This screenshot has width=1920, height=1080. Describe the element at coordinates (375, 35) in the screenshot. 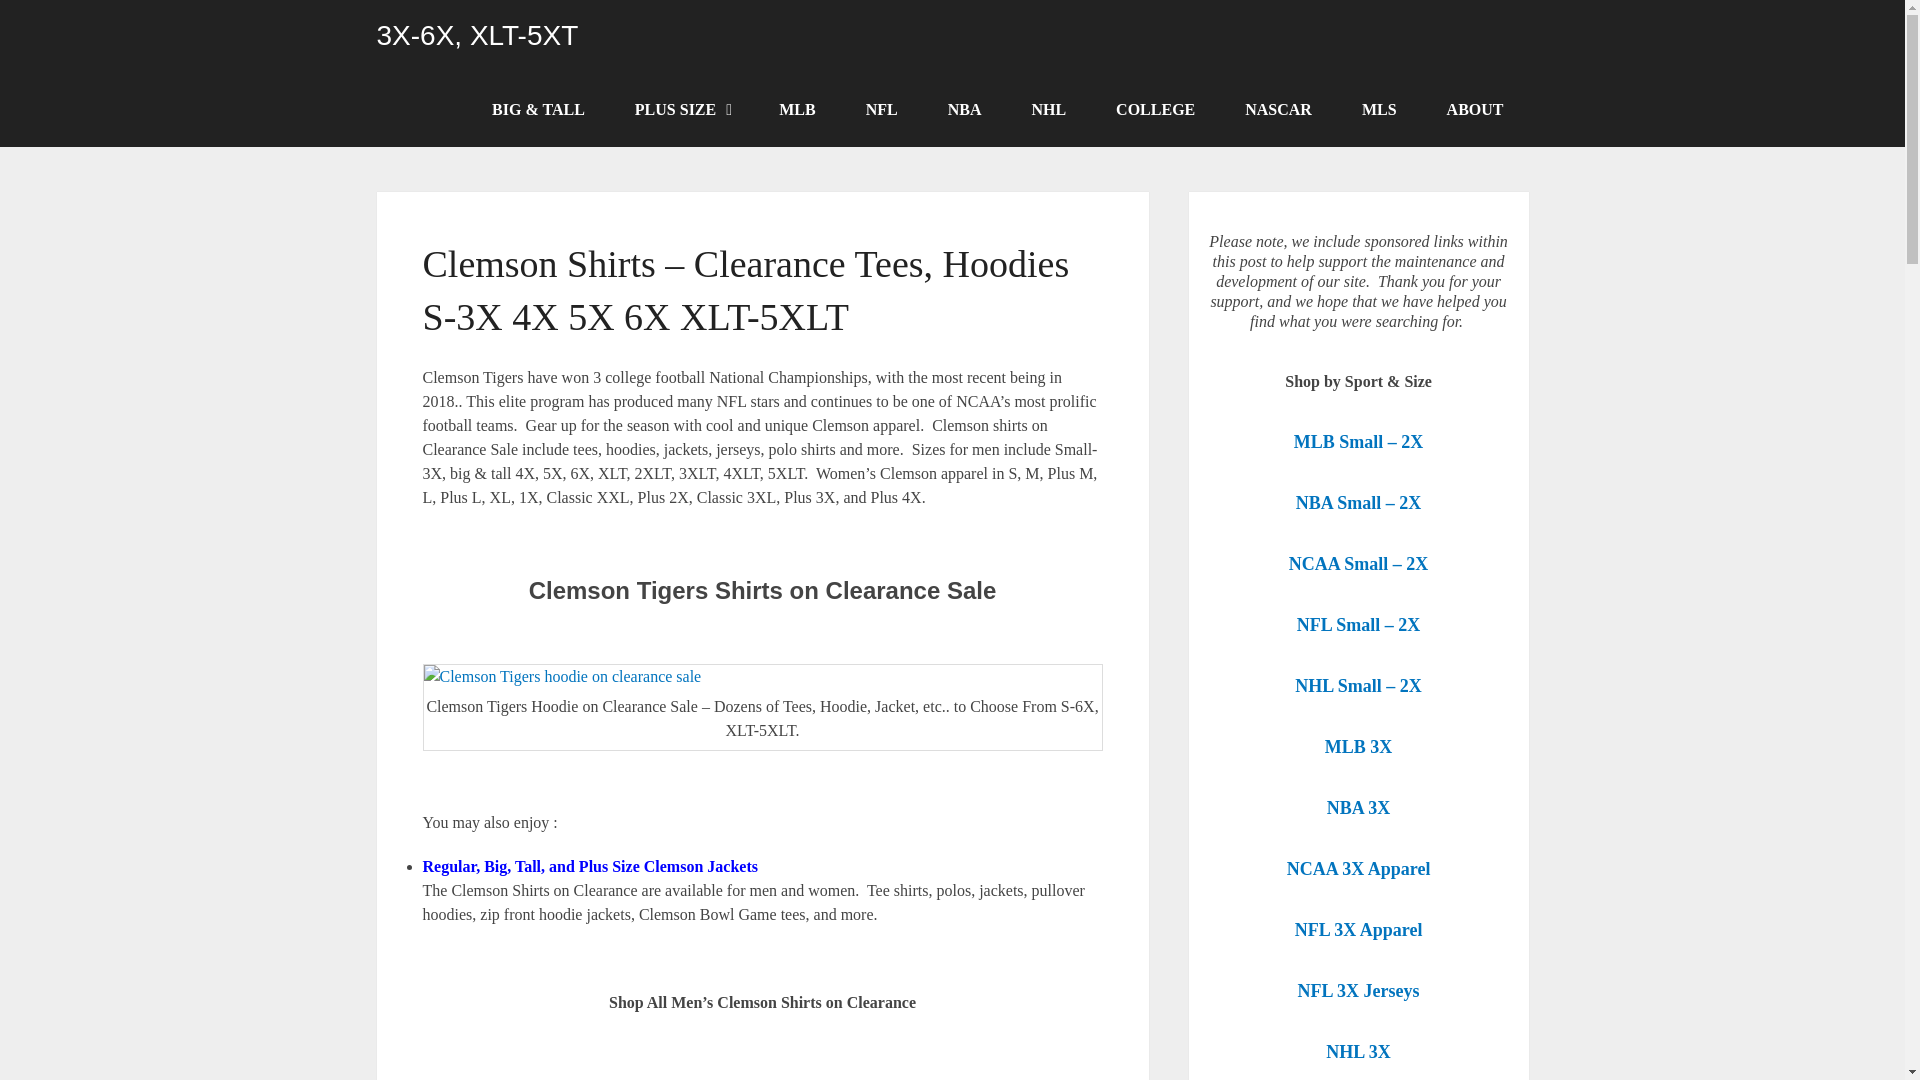

I see `'3X-6X, XLT-5XT'` at that location.